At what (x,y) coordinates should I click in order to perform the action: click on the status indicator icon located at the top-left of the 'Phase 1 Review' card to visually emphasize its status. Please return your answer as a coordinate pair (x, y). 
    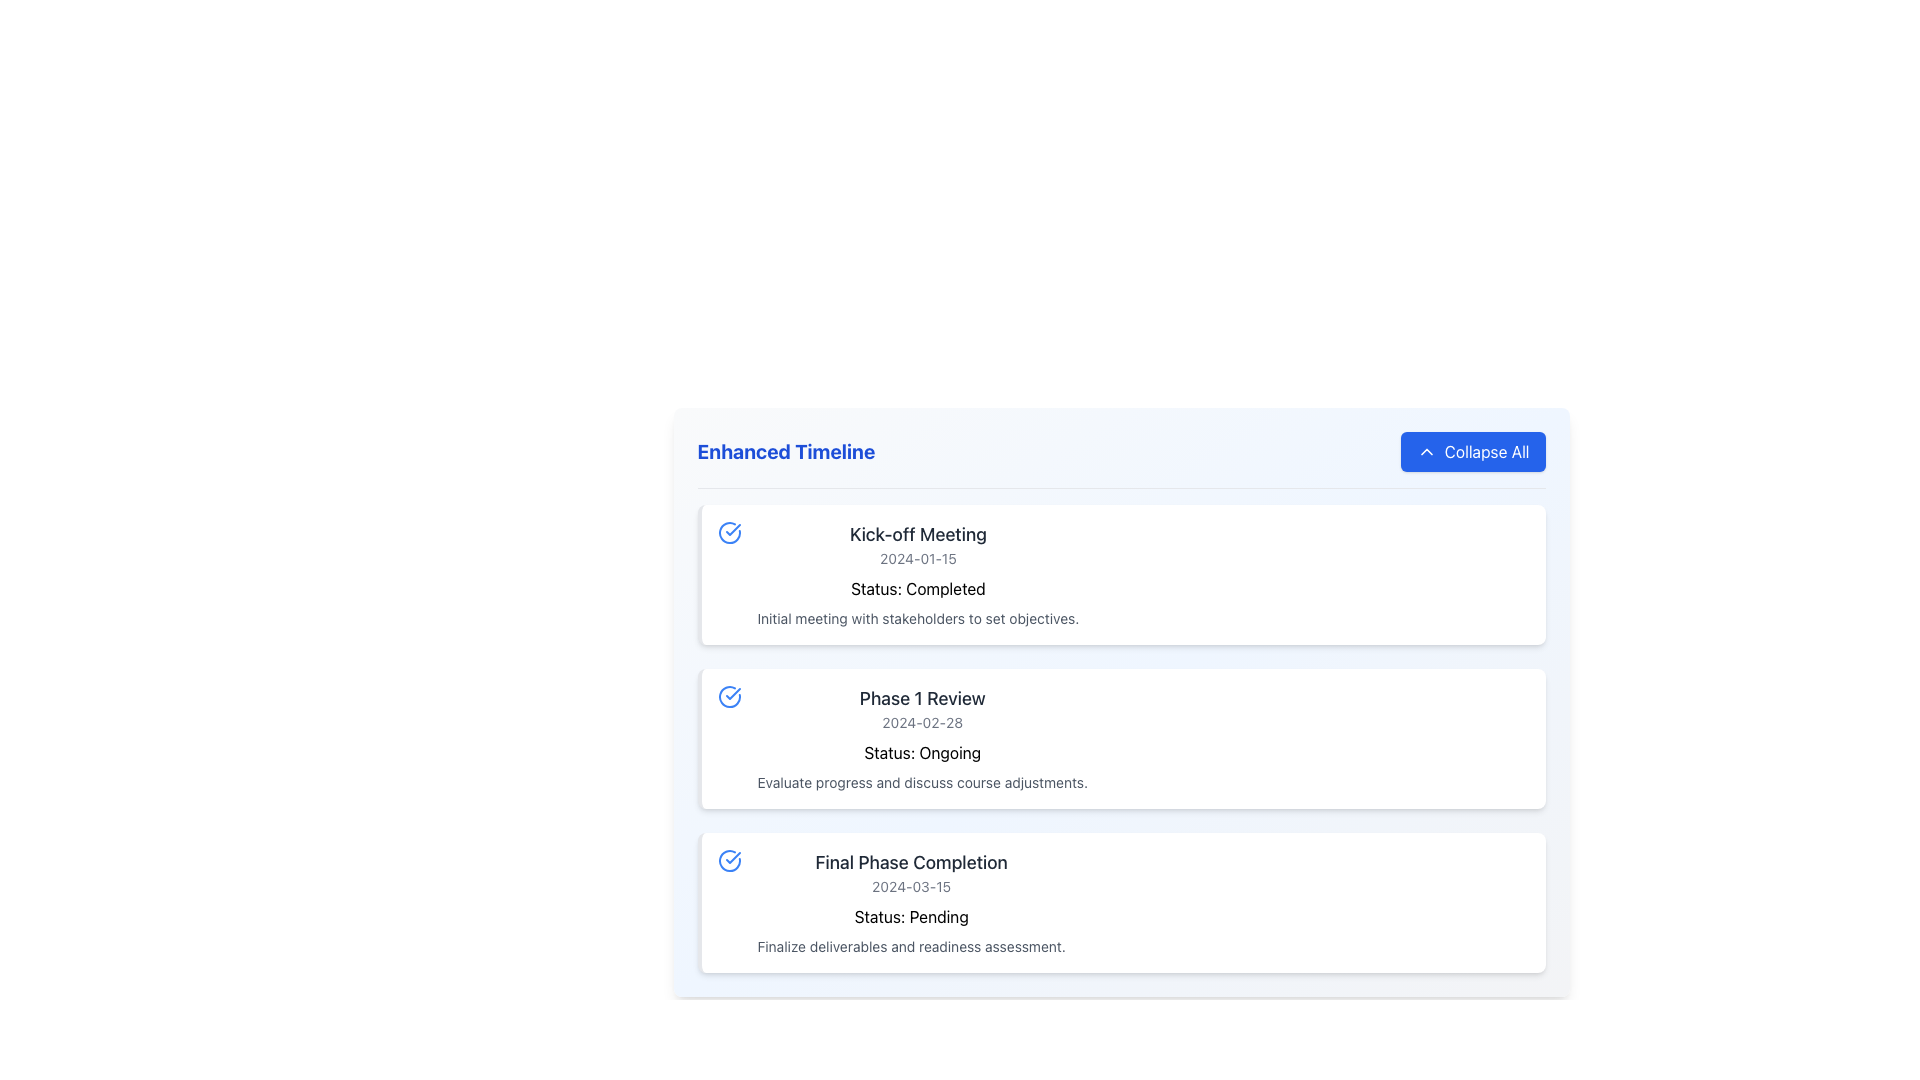
    Looking at the image, I should click on (728, 696).